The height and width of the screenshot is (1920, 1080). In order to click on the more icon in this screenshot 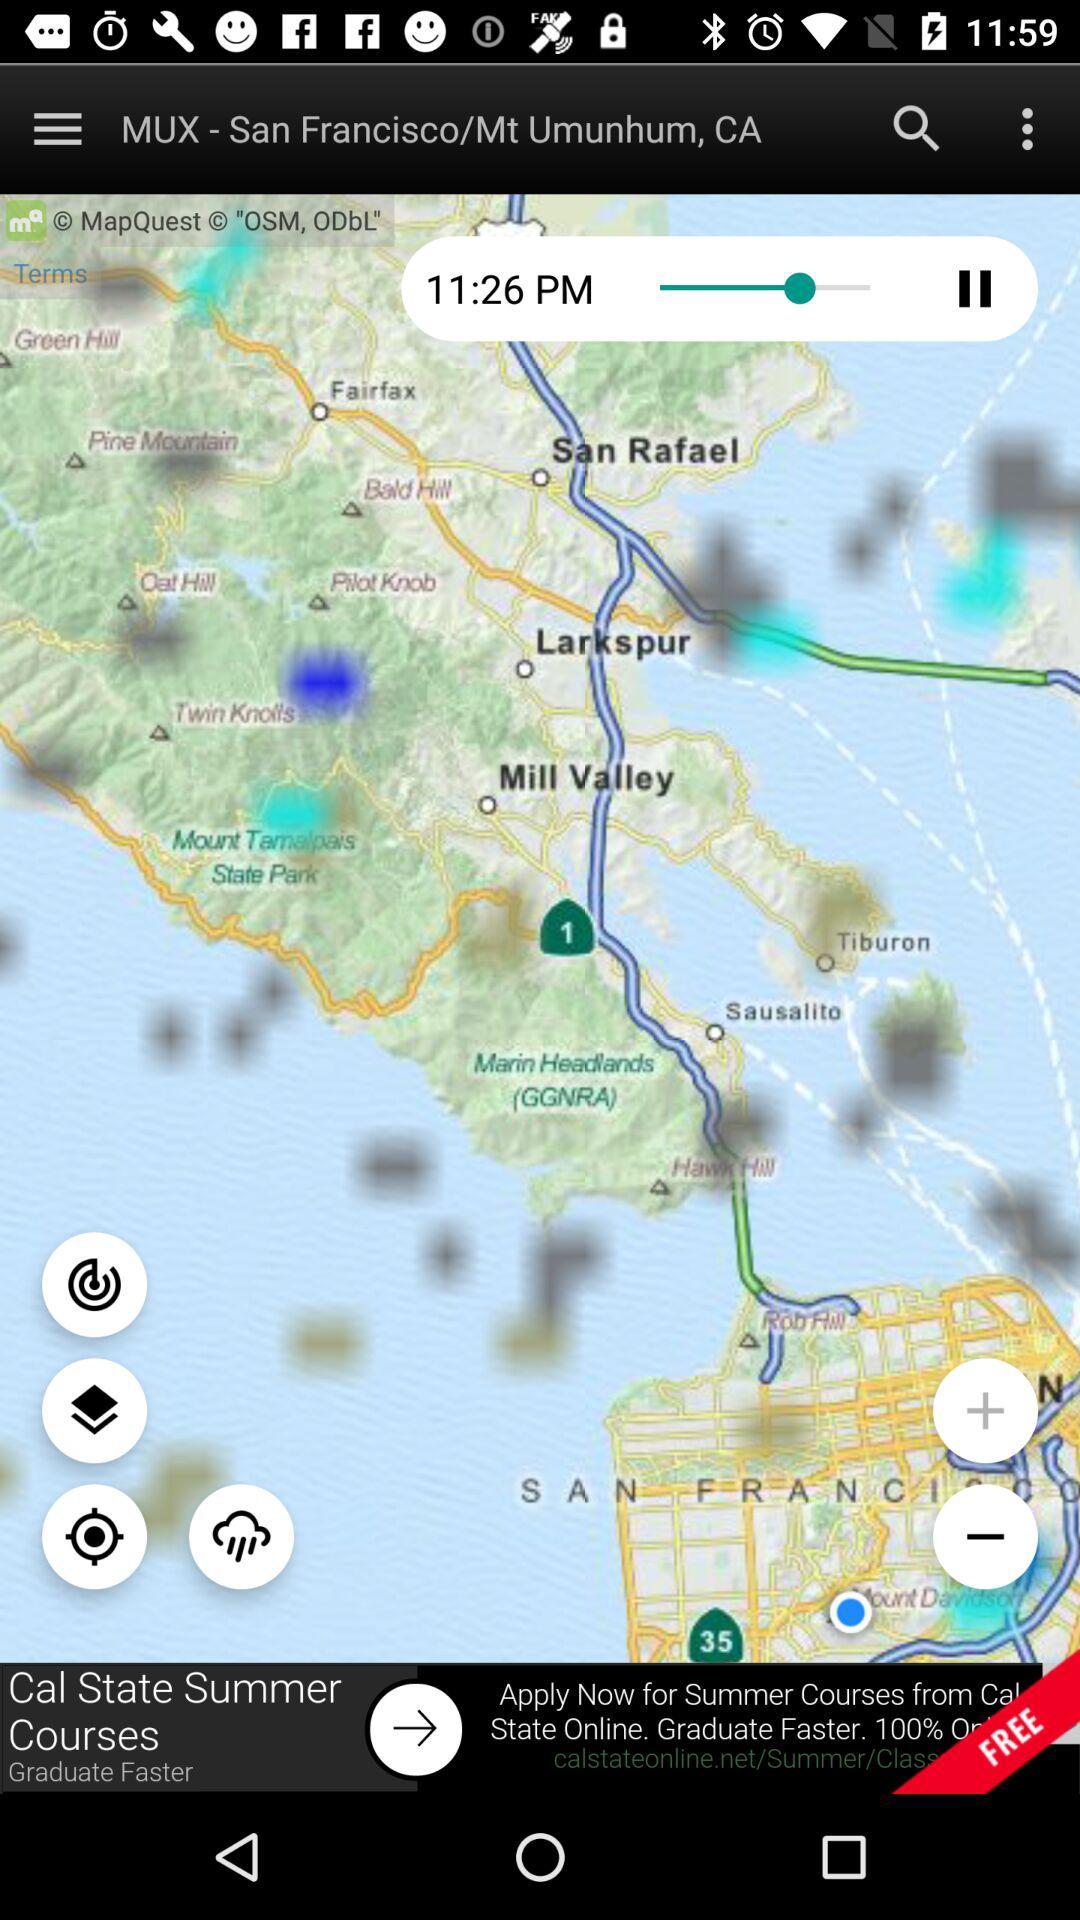, I will do `click(1027, 127)`.